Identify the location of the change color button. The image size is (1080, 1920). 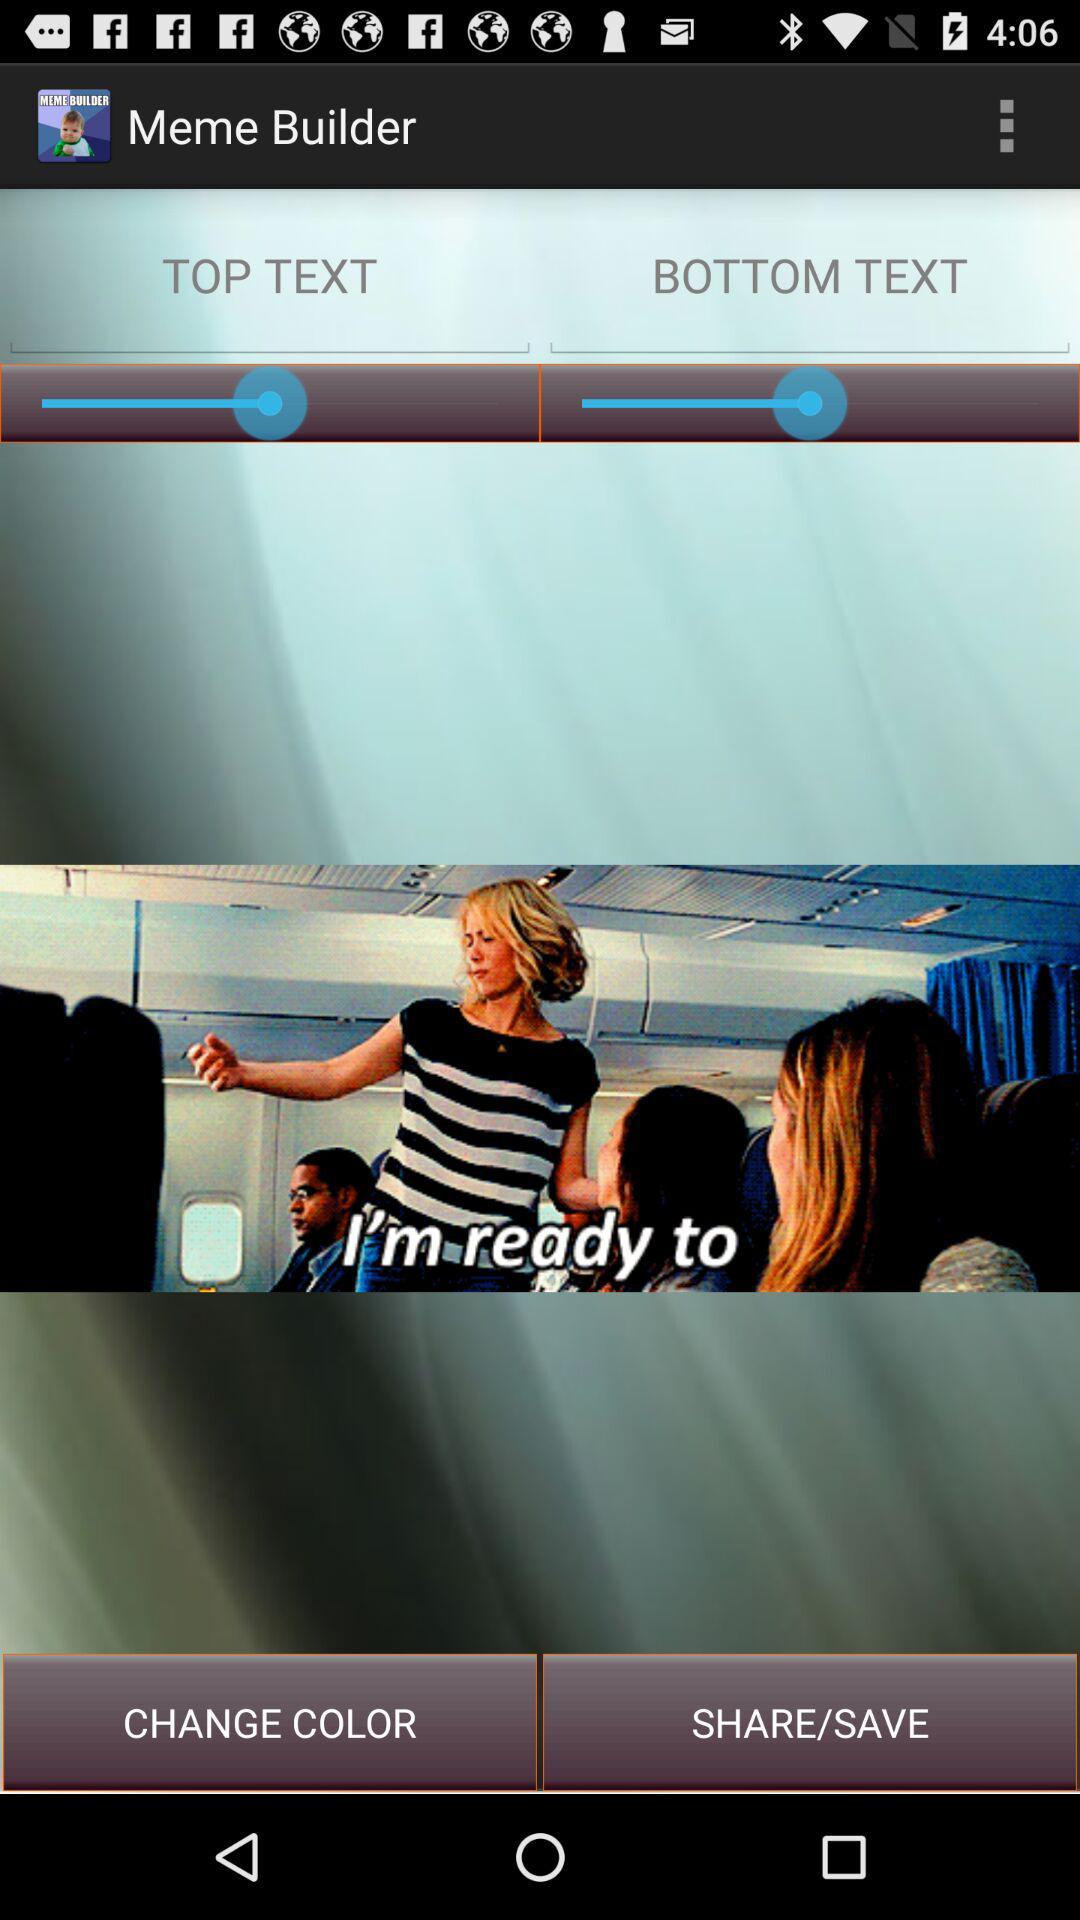
(270, 1721).